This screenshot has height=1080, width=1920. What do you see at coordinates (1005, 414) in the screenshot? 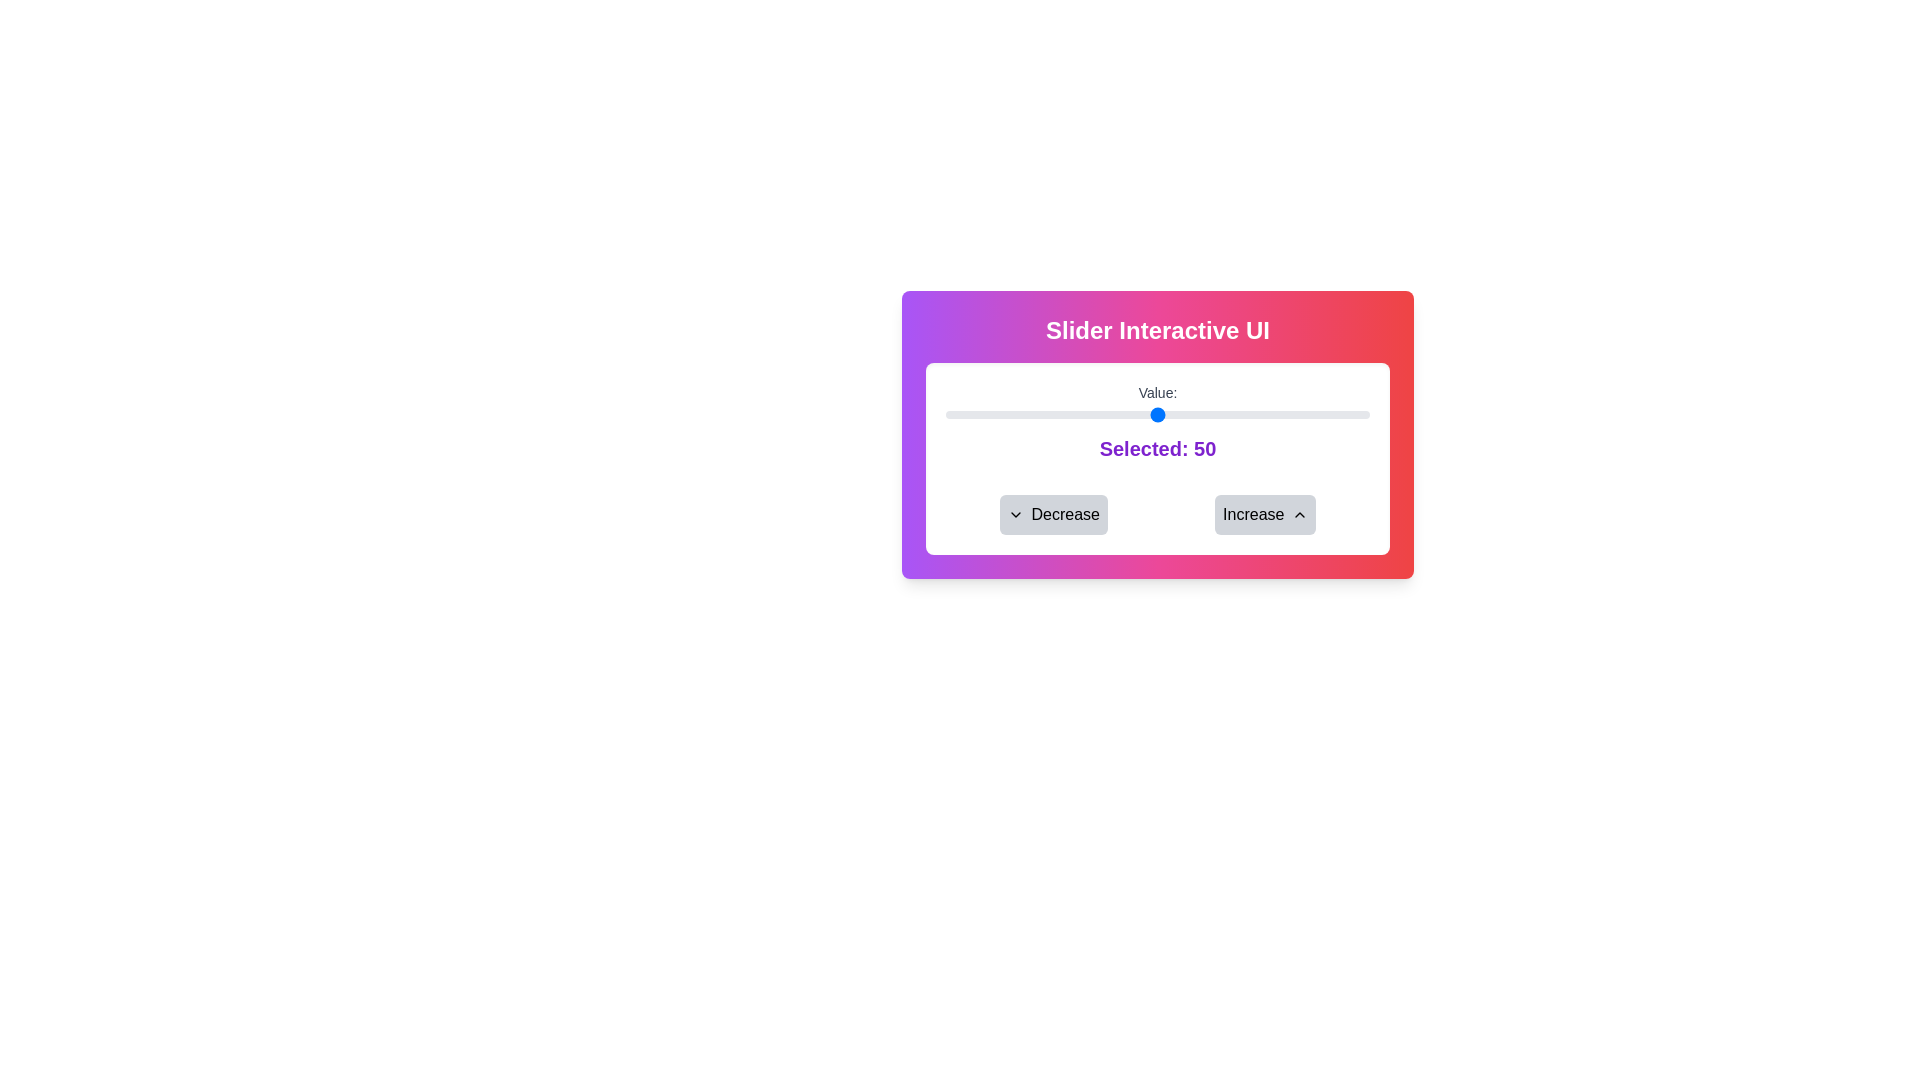
I see `the slider value` at bounding box center [1005, 414].